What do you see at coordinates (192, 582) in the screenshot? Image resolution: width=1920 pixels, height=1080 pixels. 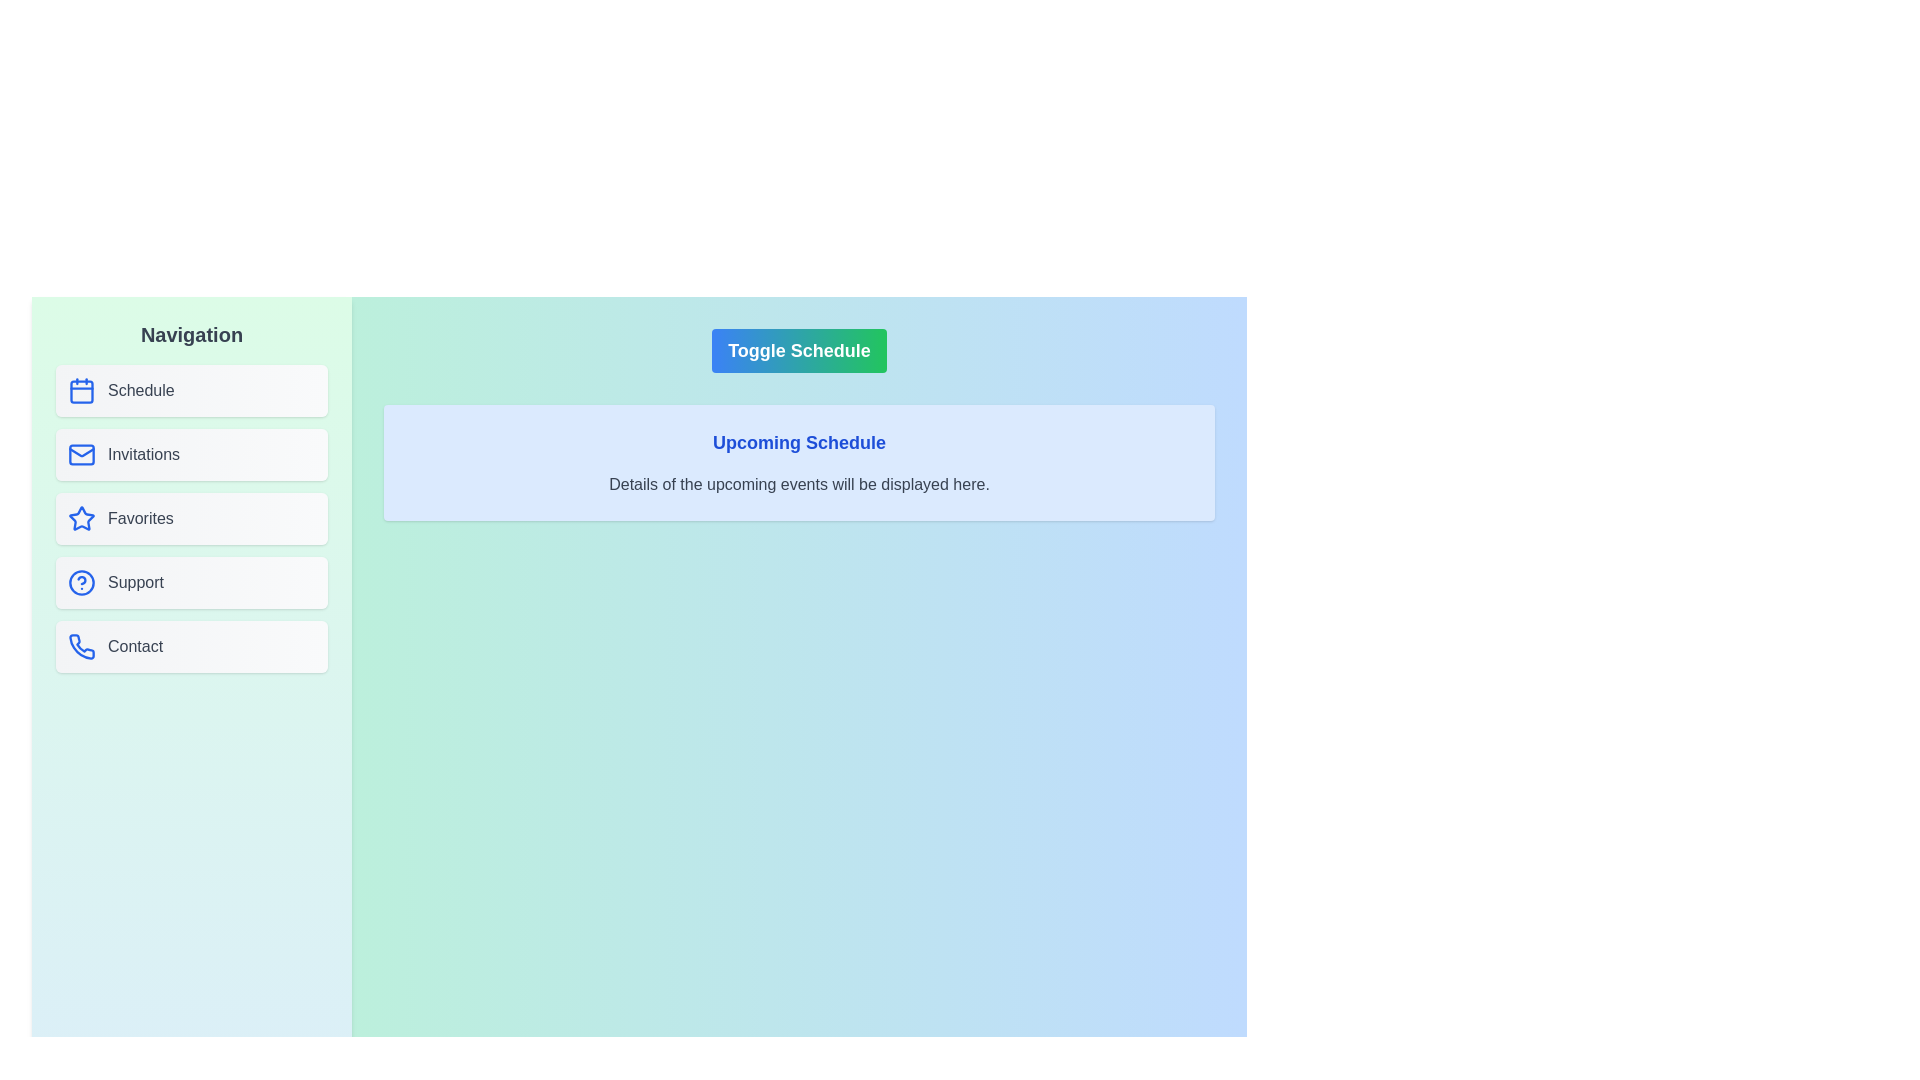 I see `the Support button in the sidebar to navigate to the corresponding section` at bounding box center [192, 582].